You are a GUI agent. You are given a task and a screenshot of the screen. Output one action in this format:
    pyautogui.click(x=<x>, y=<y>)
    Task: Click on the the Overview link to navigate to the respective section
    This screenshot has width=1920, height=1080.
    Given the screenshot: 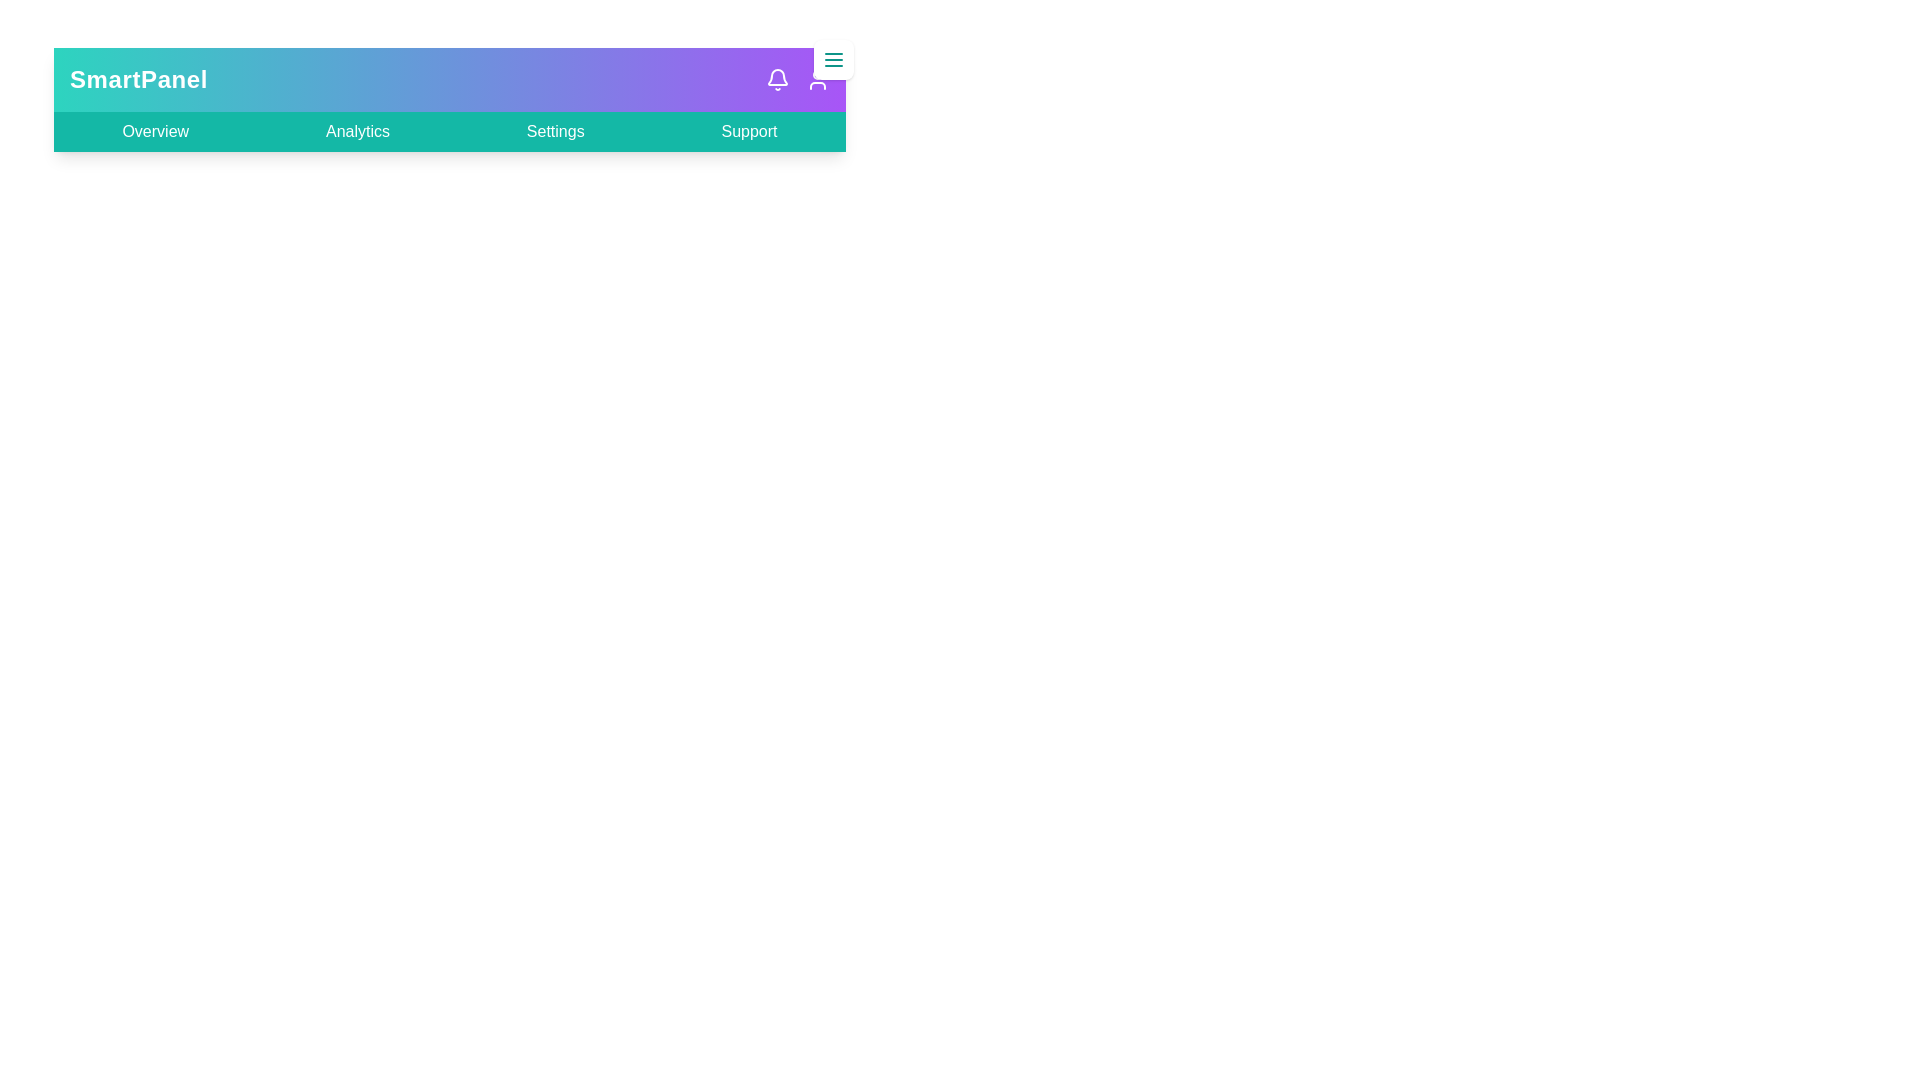 What is the action you would take?
    pyautogui.click(x=153, y=131)
    